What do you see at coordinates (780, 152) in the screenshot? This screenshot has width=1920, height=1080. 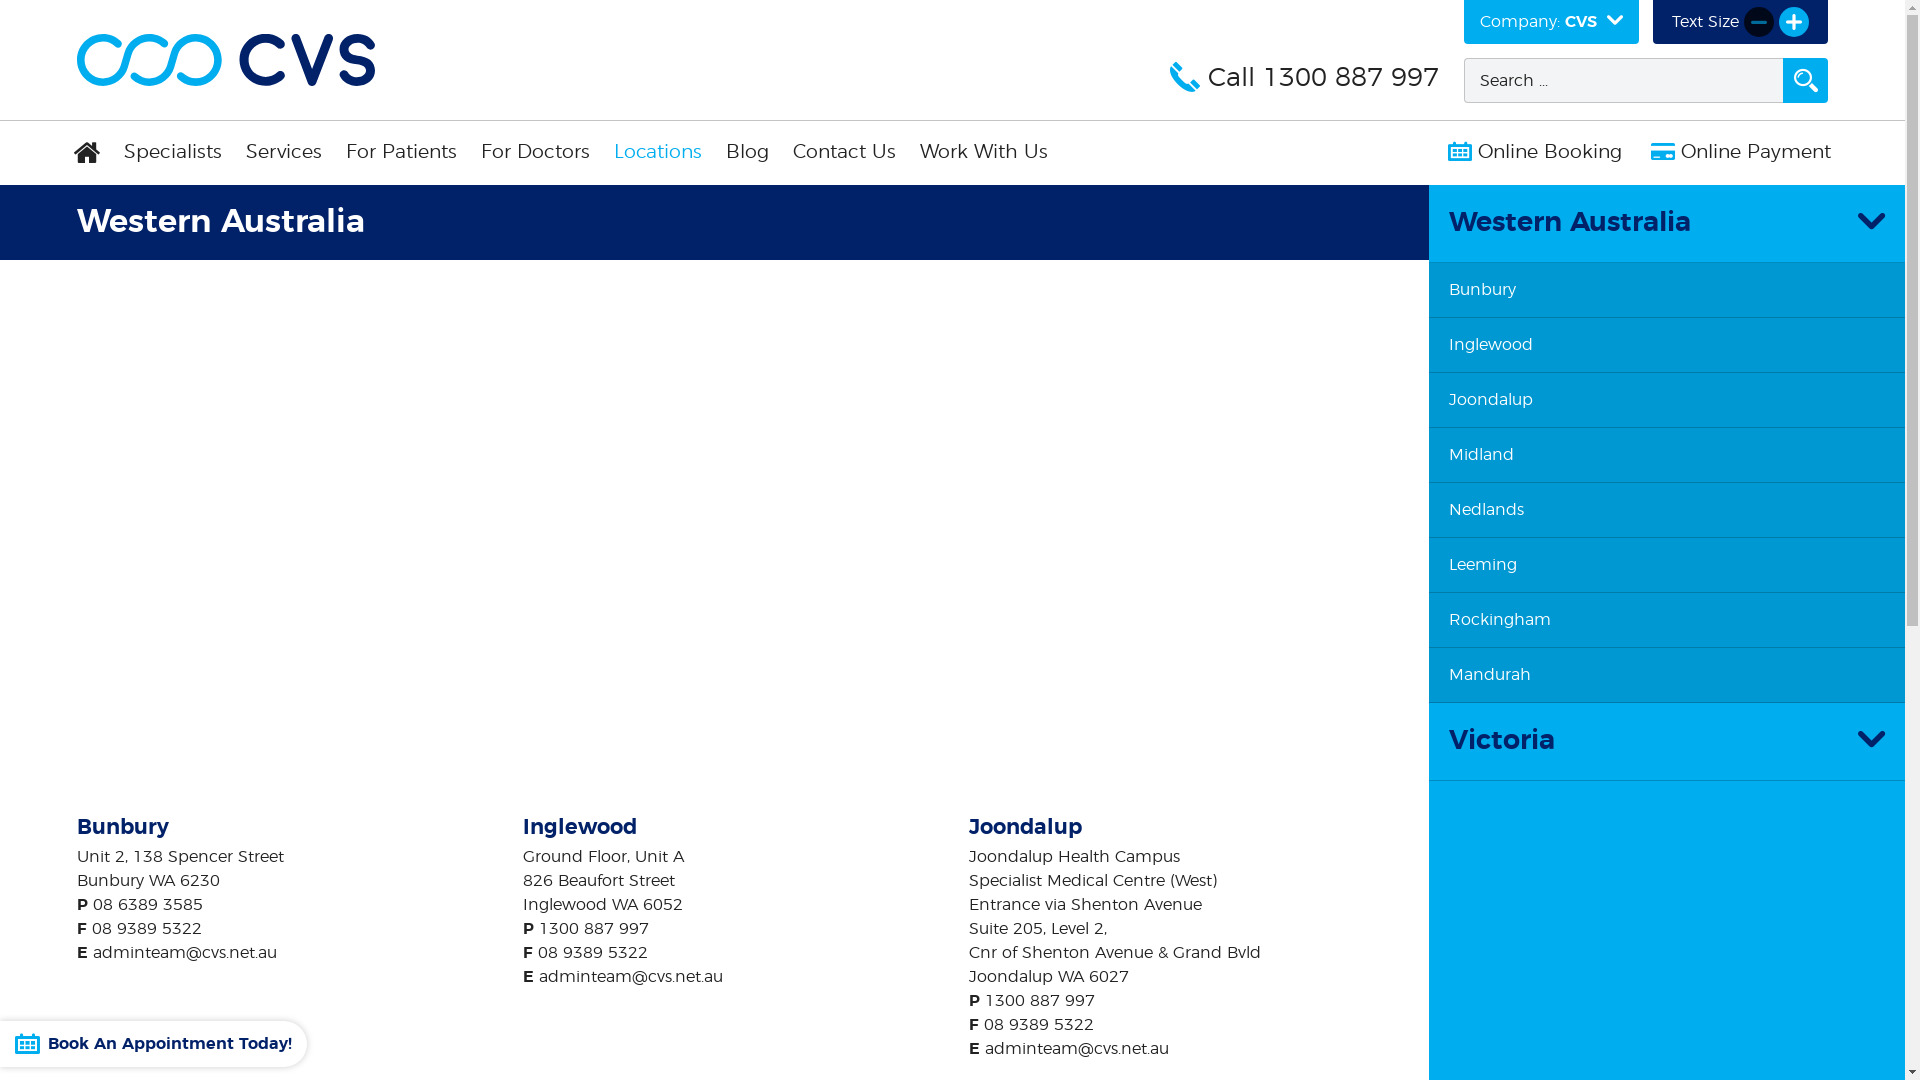 I see `'Contact Us'` at bounding box center [780, 152].